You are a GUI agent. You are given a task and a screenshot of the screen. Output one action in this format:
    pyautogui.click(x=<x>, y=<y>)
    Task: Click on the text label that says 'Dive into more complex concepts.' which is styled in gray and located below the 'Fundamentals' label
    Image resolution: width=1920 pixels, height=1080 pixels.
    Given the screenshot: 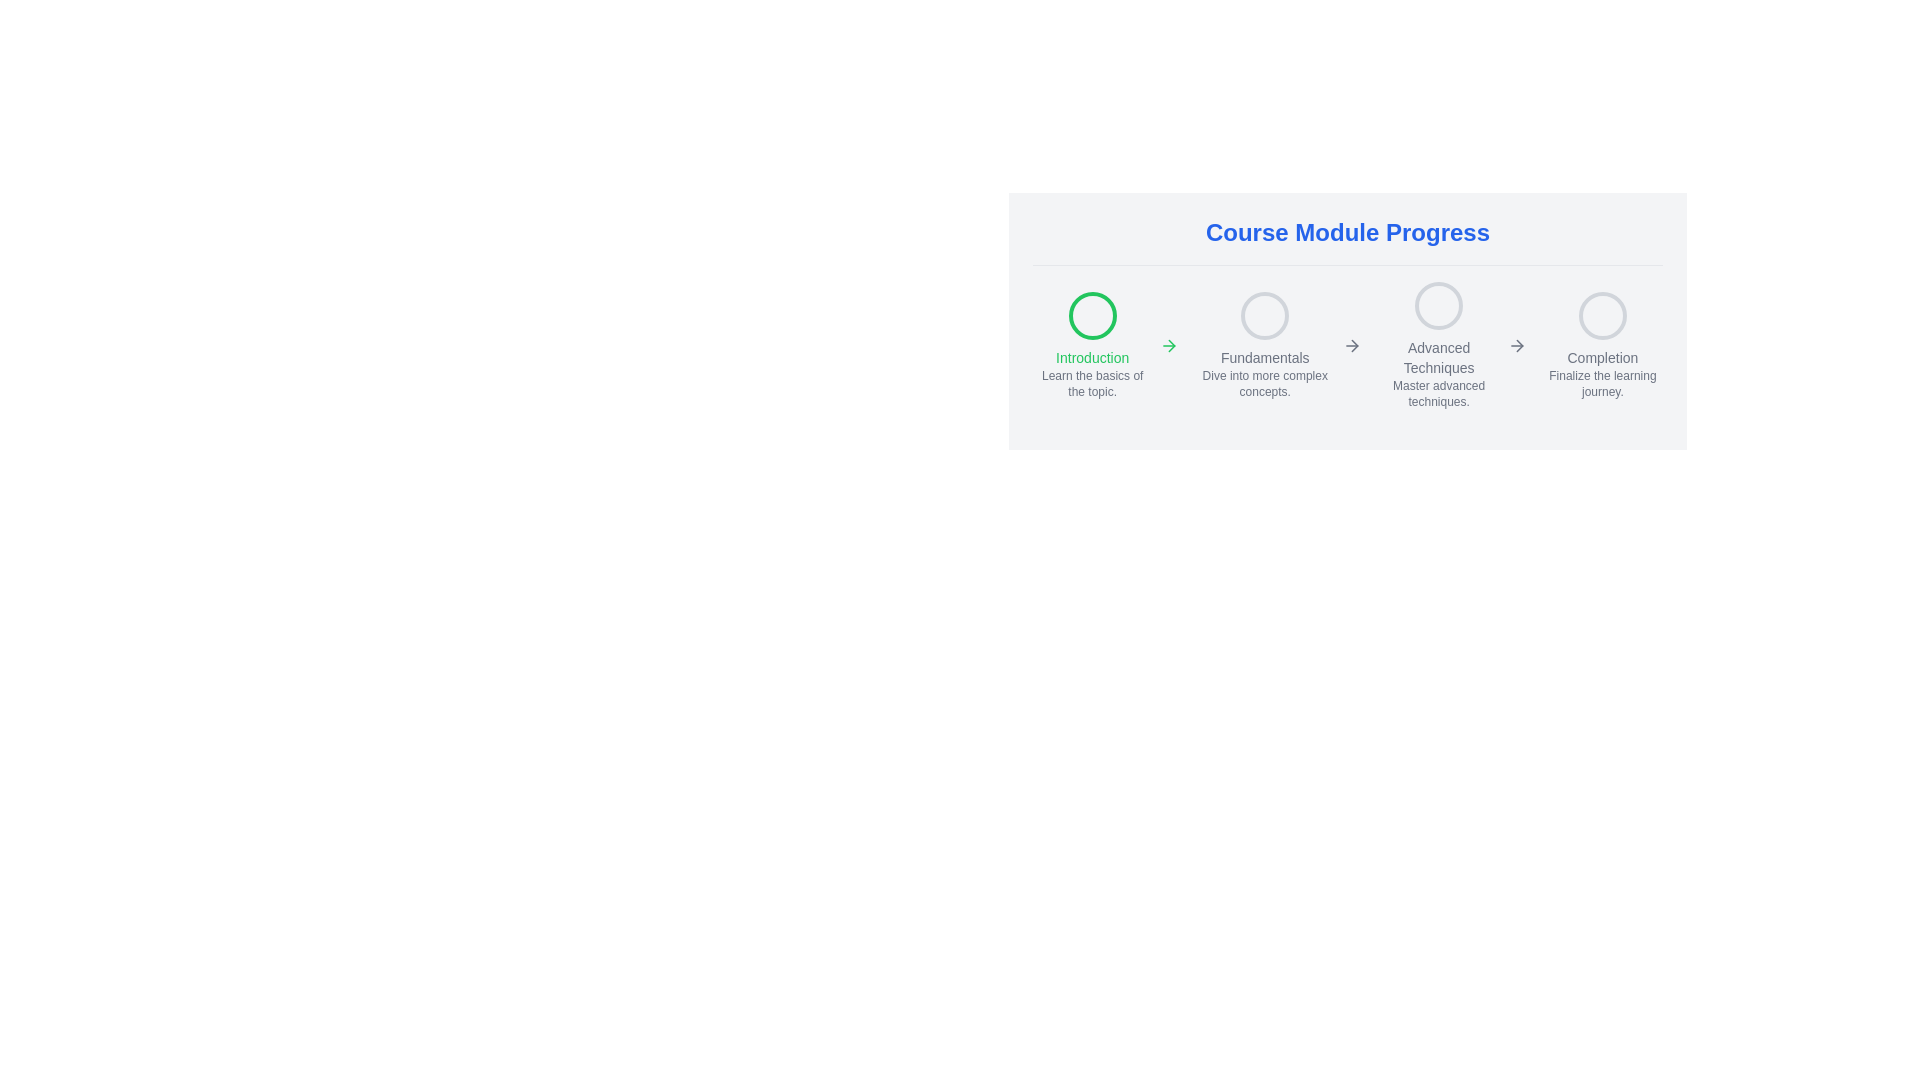 What is the action you would take?
    pyautogui.click(x=1264, y=384)
    